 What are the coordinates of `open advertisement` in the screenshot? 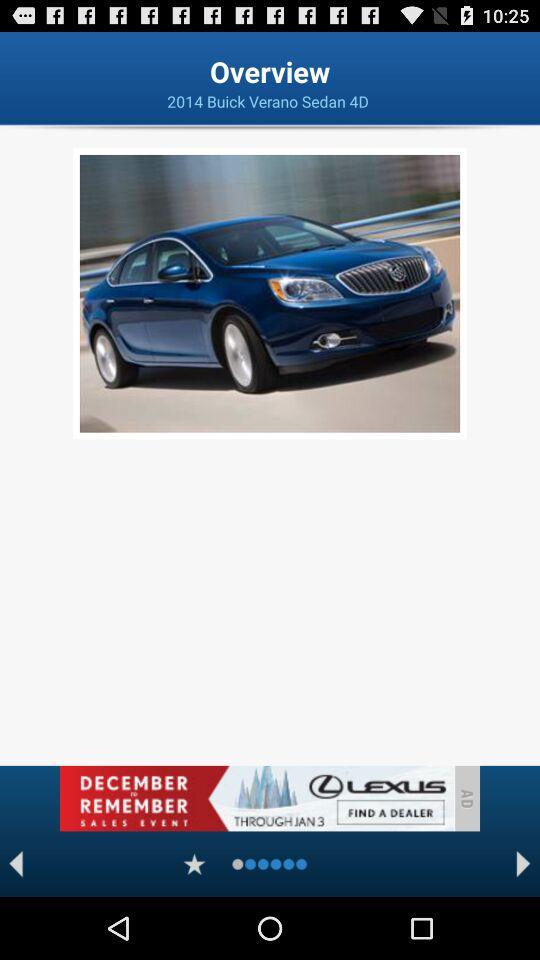 It's located at (256, 798).